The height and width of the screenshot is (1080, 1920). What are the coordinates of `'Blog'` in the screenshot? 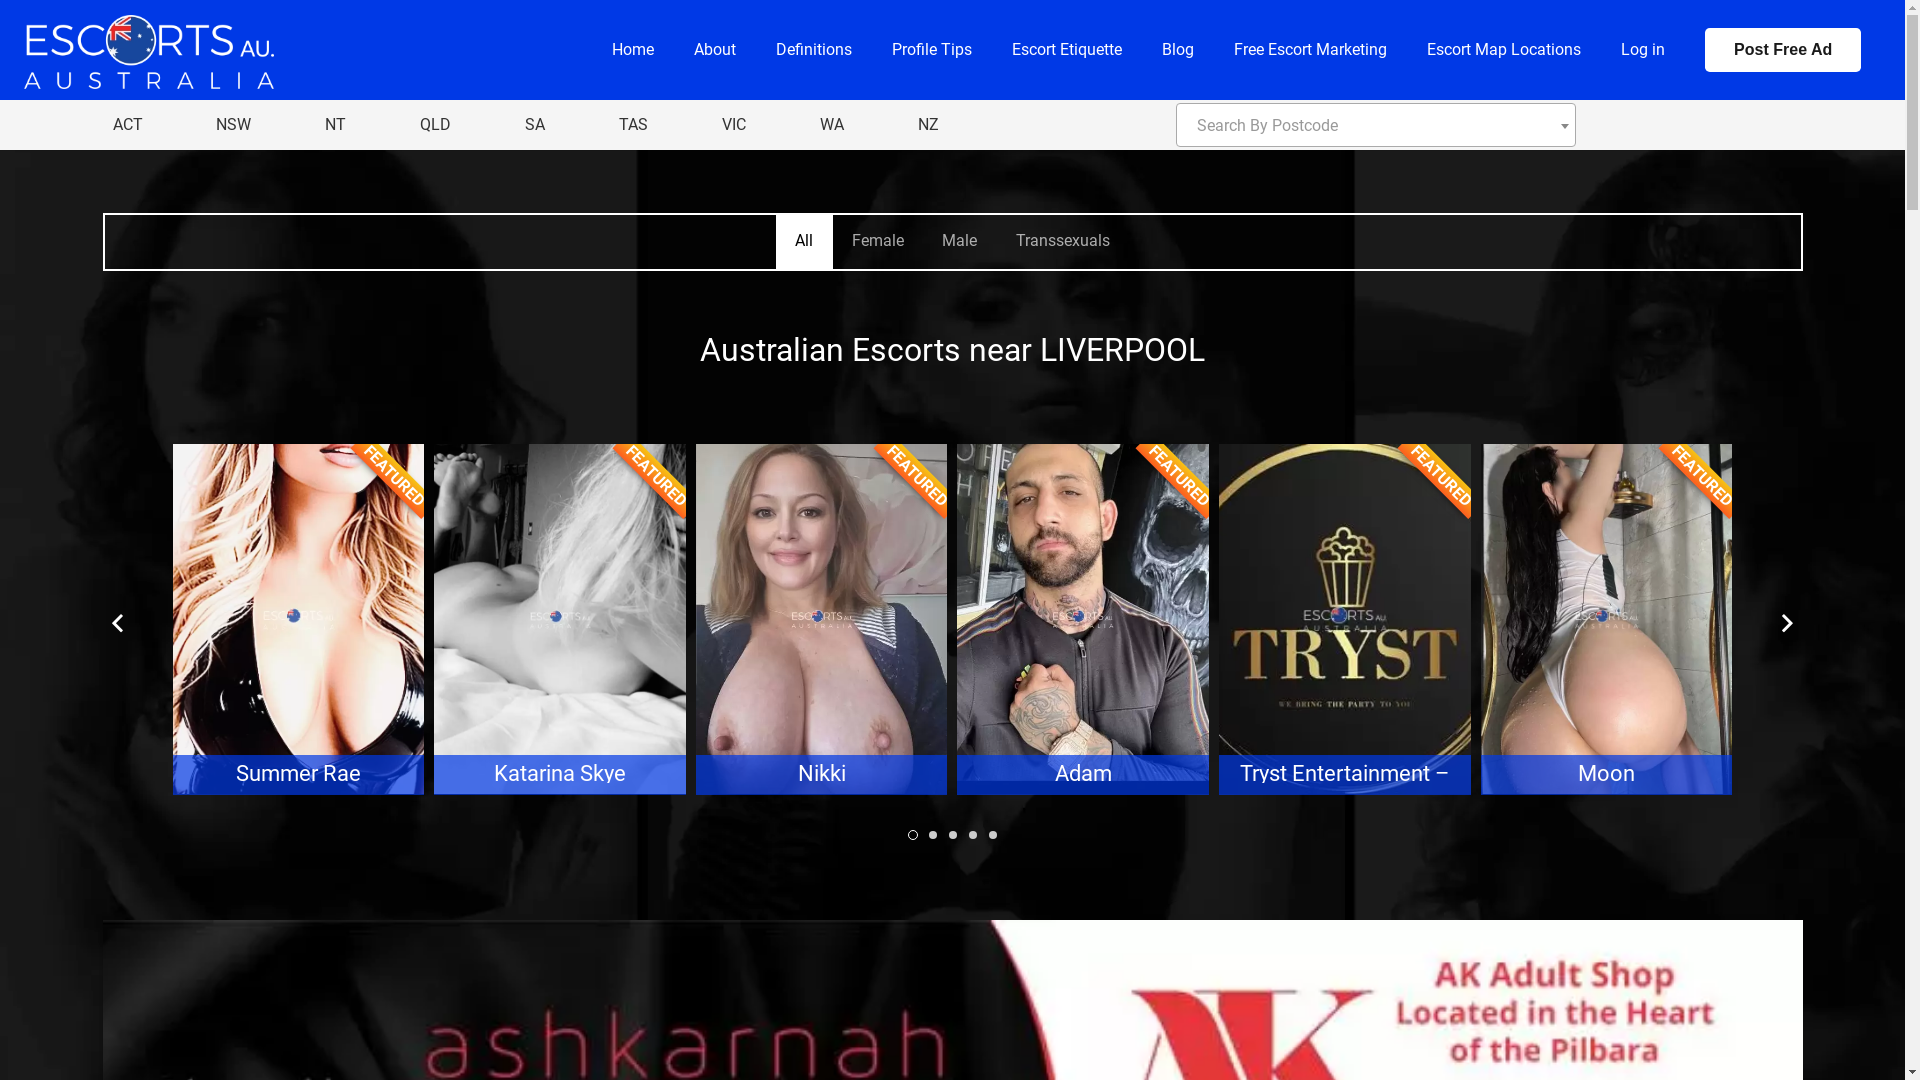 It's located at (1177, 49).